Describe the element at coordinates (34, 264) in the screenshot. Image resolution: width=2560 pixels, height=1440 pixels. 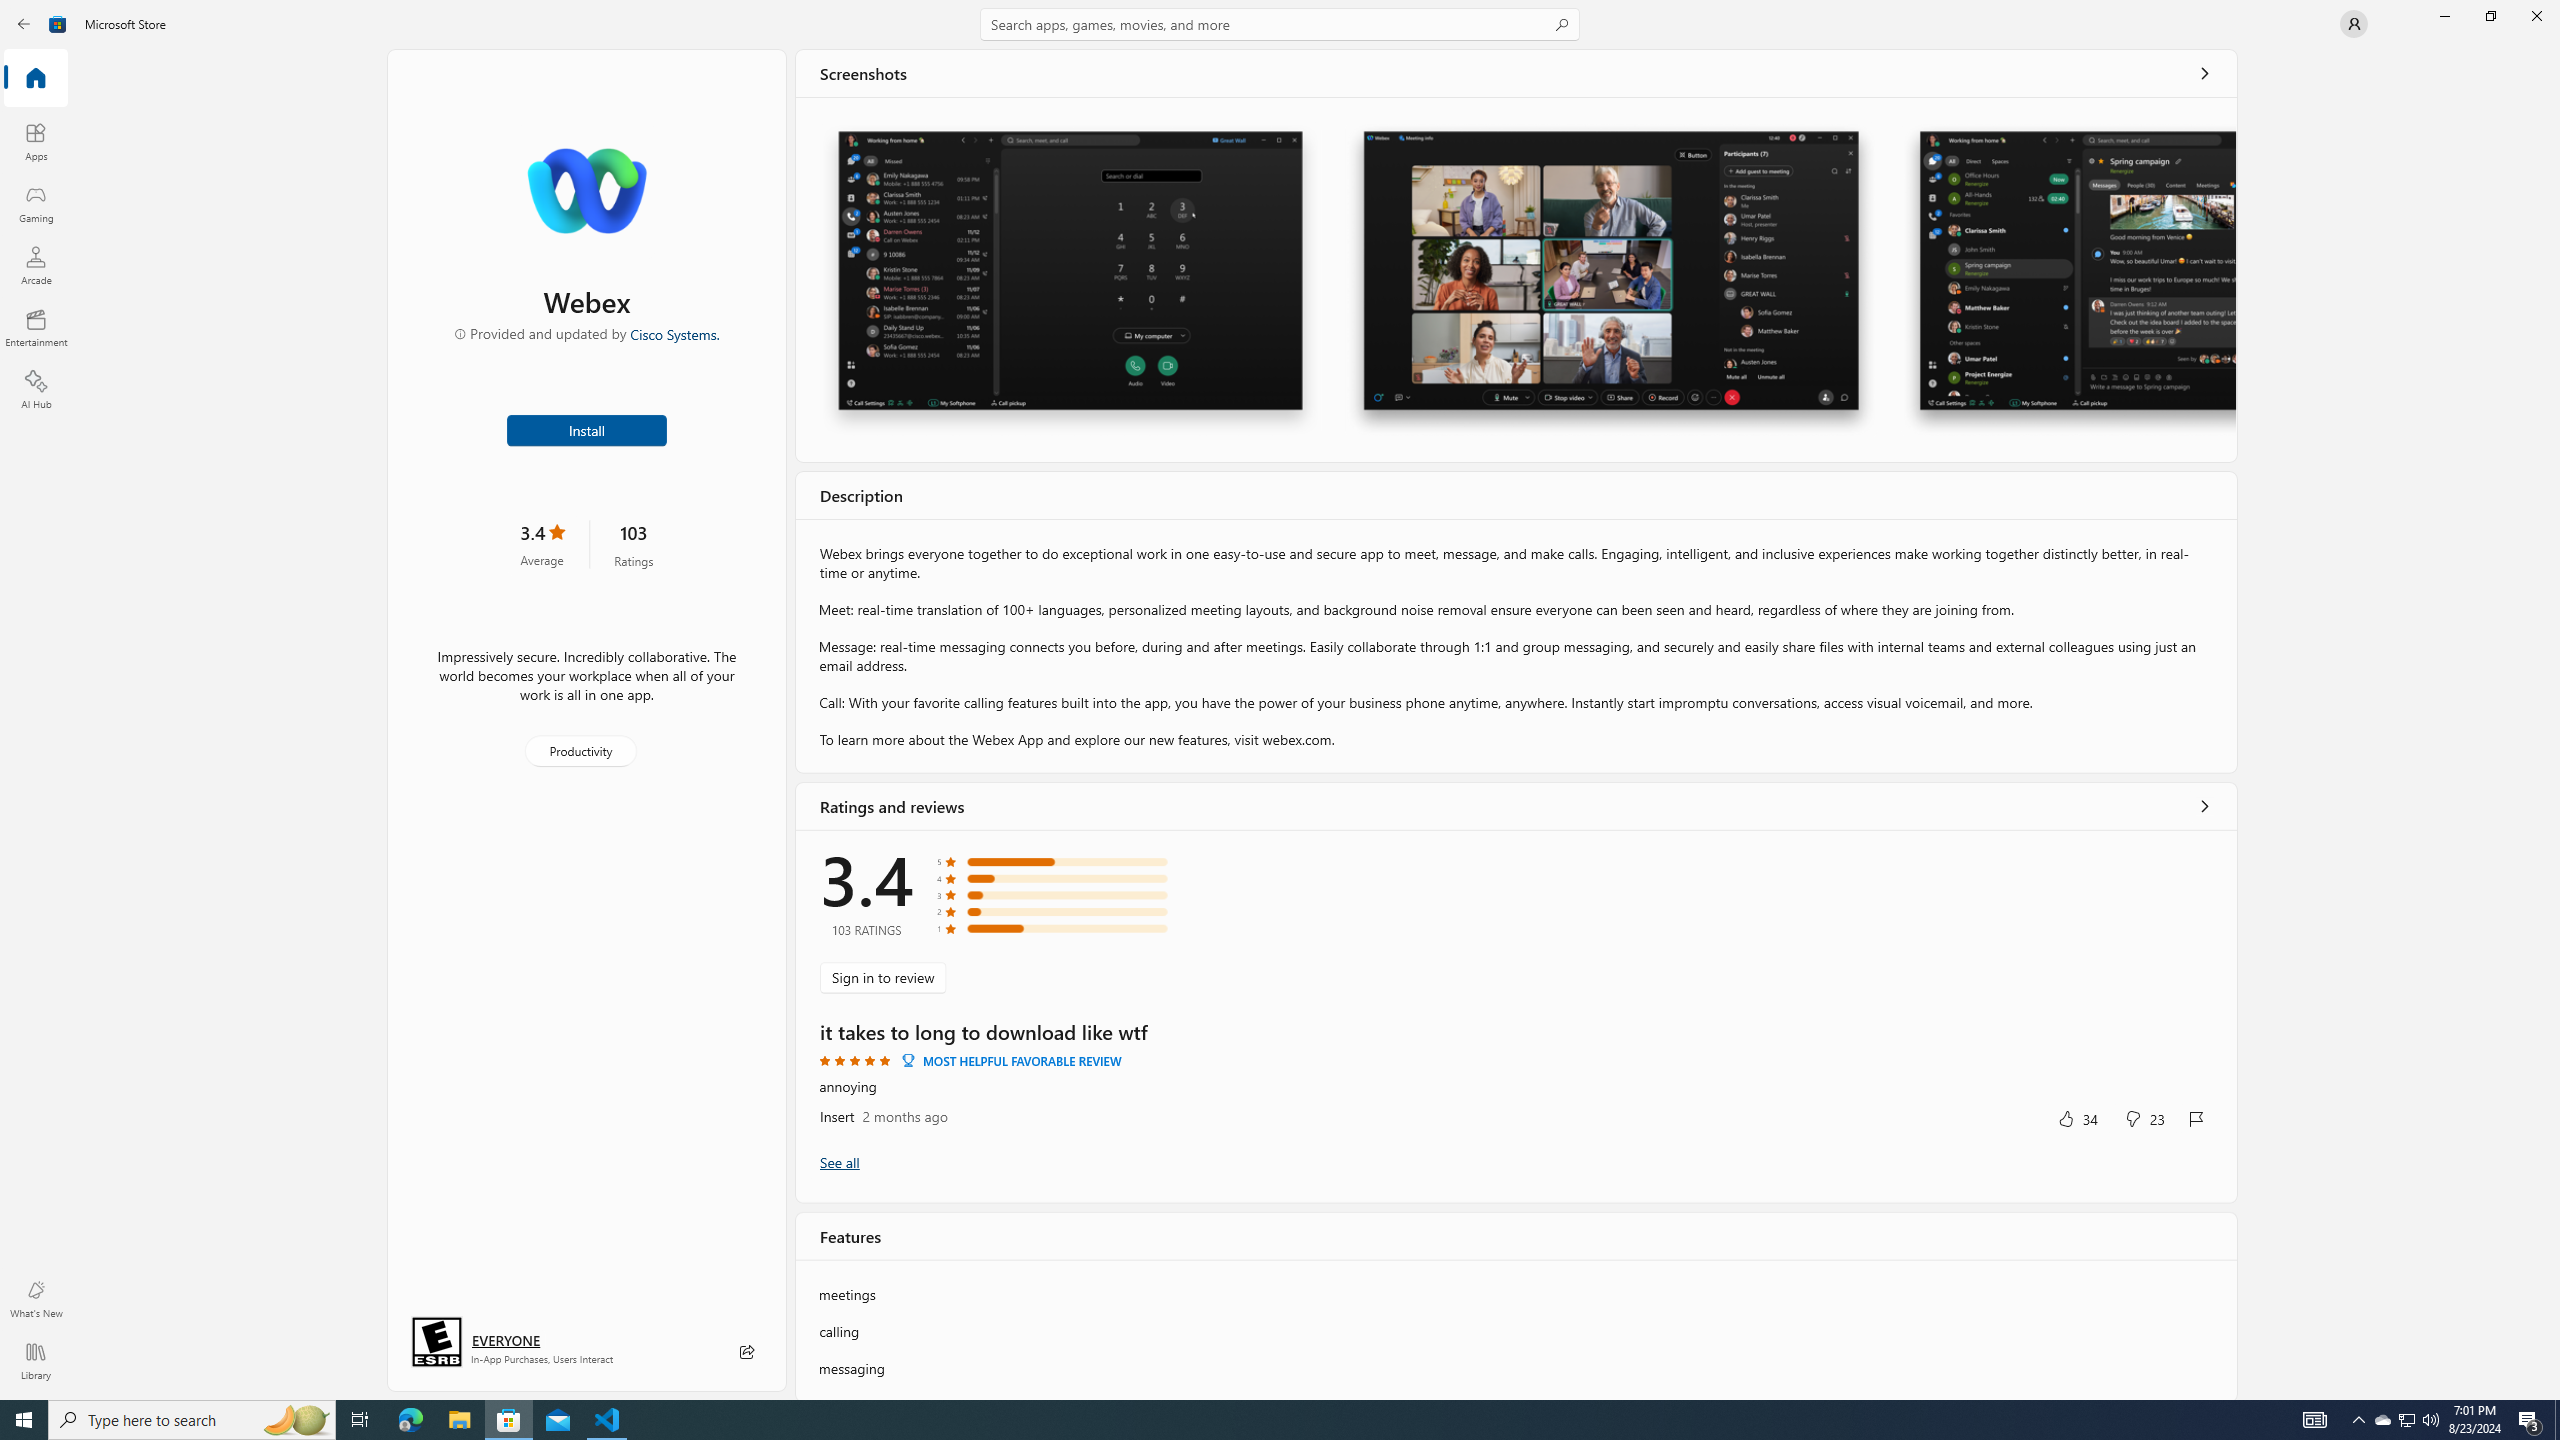
I see `'Arcade'` at that location.